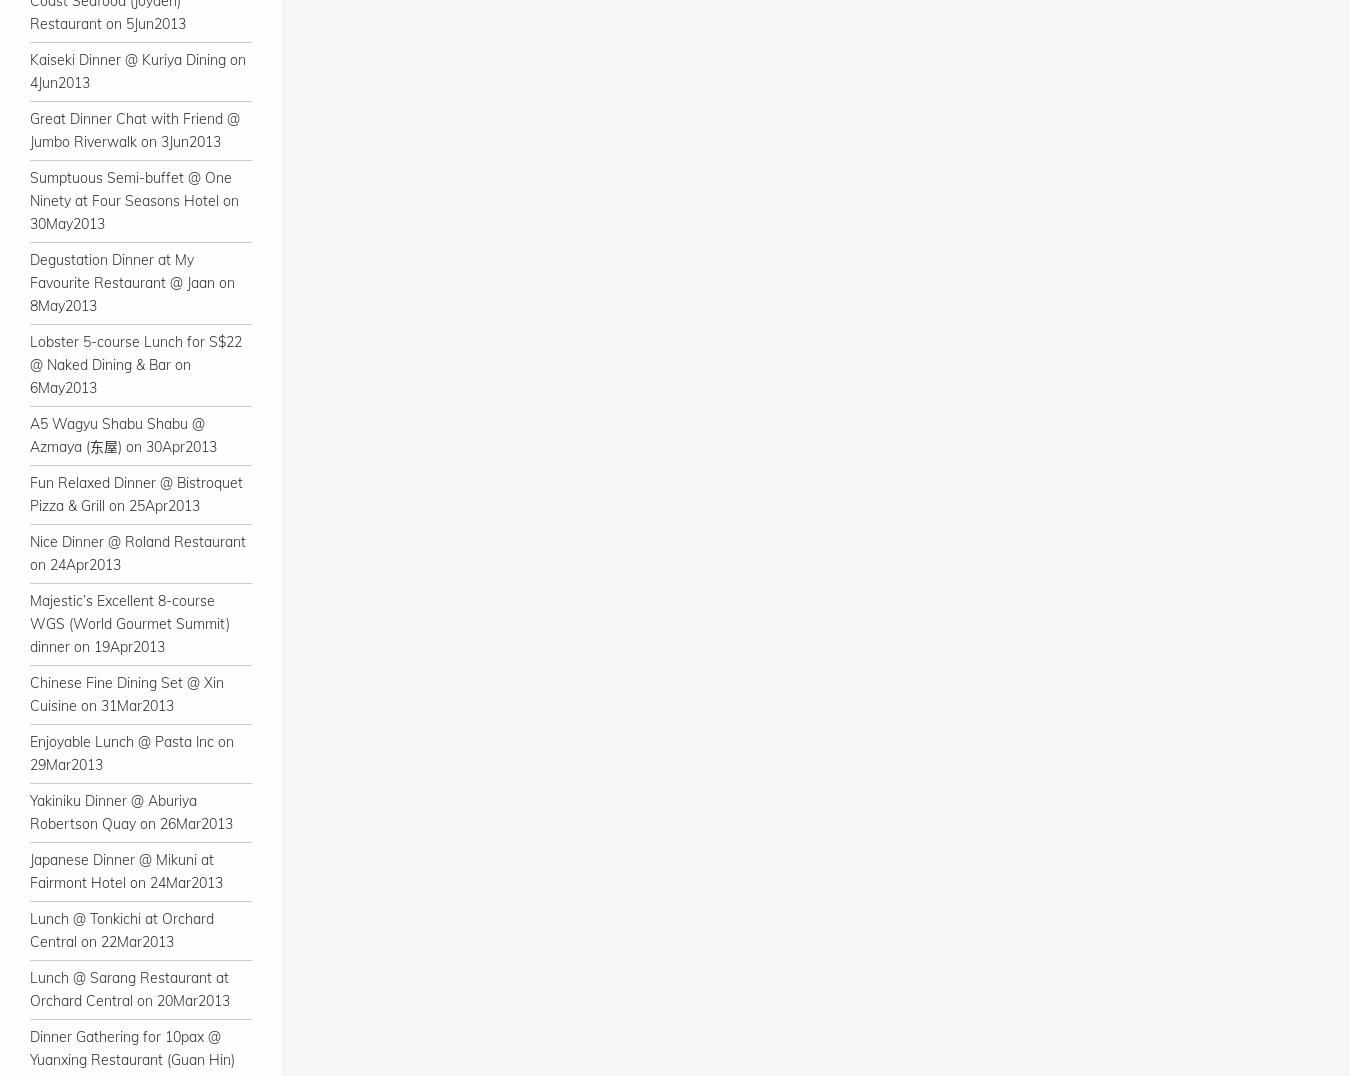 This screenshot has width=1350, height=1076. Describe the element at coordinates (135, 363) in the screenshot. I see `'Lobster 5-course Lunch for S$22 @ Naked Dining & Bar on 6May2013'` at that location.